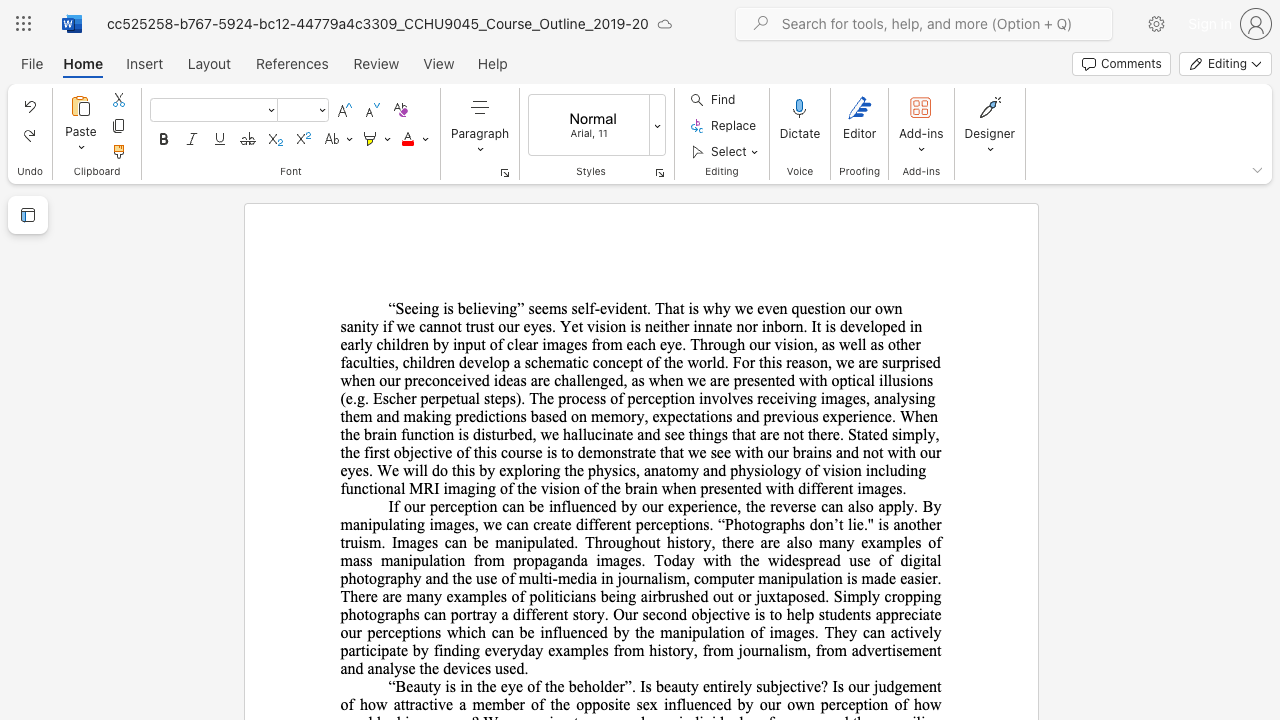  What do you see at coordinates (791, 452) in the screenshot?
I see `the subset text "brains and not with our eyes. We wil" within the text "involves receiving images, analysing them and making predictions based on memory, expectations and previous experience. When the brain function is disturbed, we hallucinate and see things that are not there. Stated simply, the first objective of this course is to demonstrate that we see with our brains and not with our eyes. We will do this by exploring the physics, anatomy and physiology of vision including functional MRI imaging of the vision of the brain when presented with different images."` at bounding box center [791, 452].